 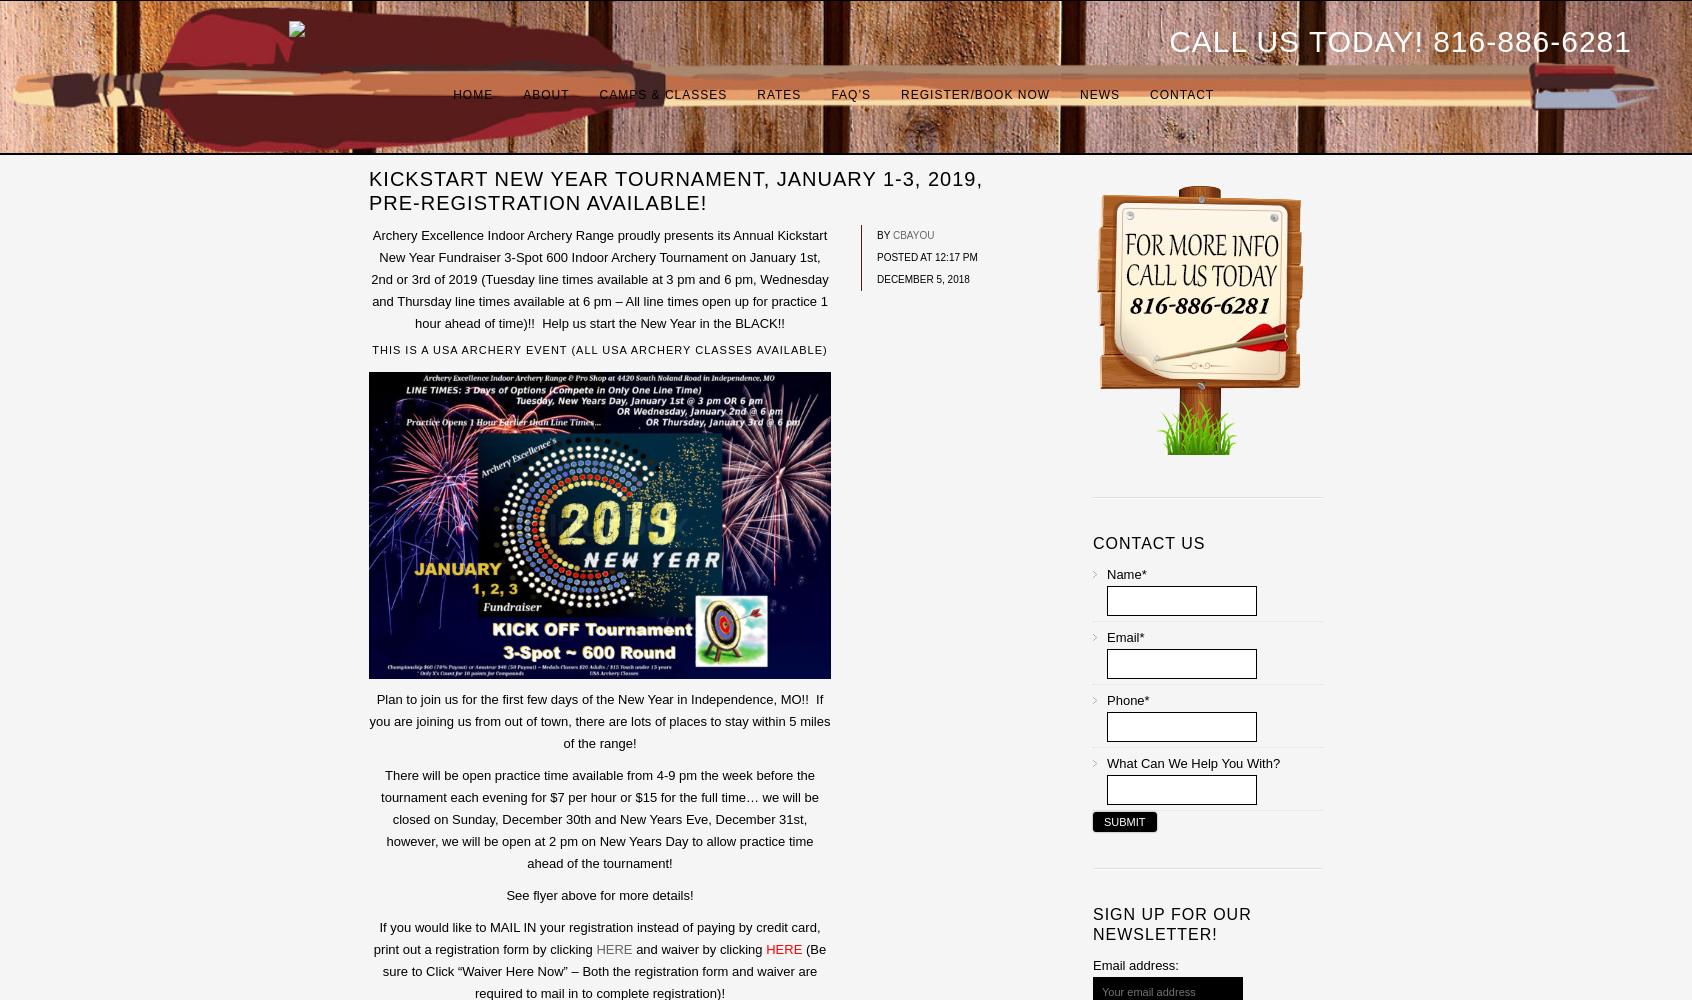 I want to click on 'Kickstart New Year Tournament, January 1-3, 2019, Pre-Registration Available!', so click(x=369, y=190).